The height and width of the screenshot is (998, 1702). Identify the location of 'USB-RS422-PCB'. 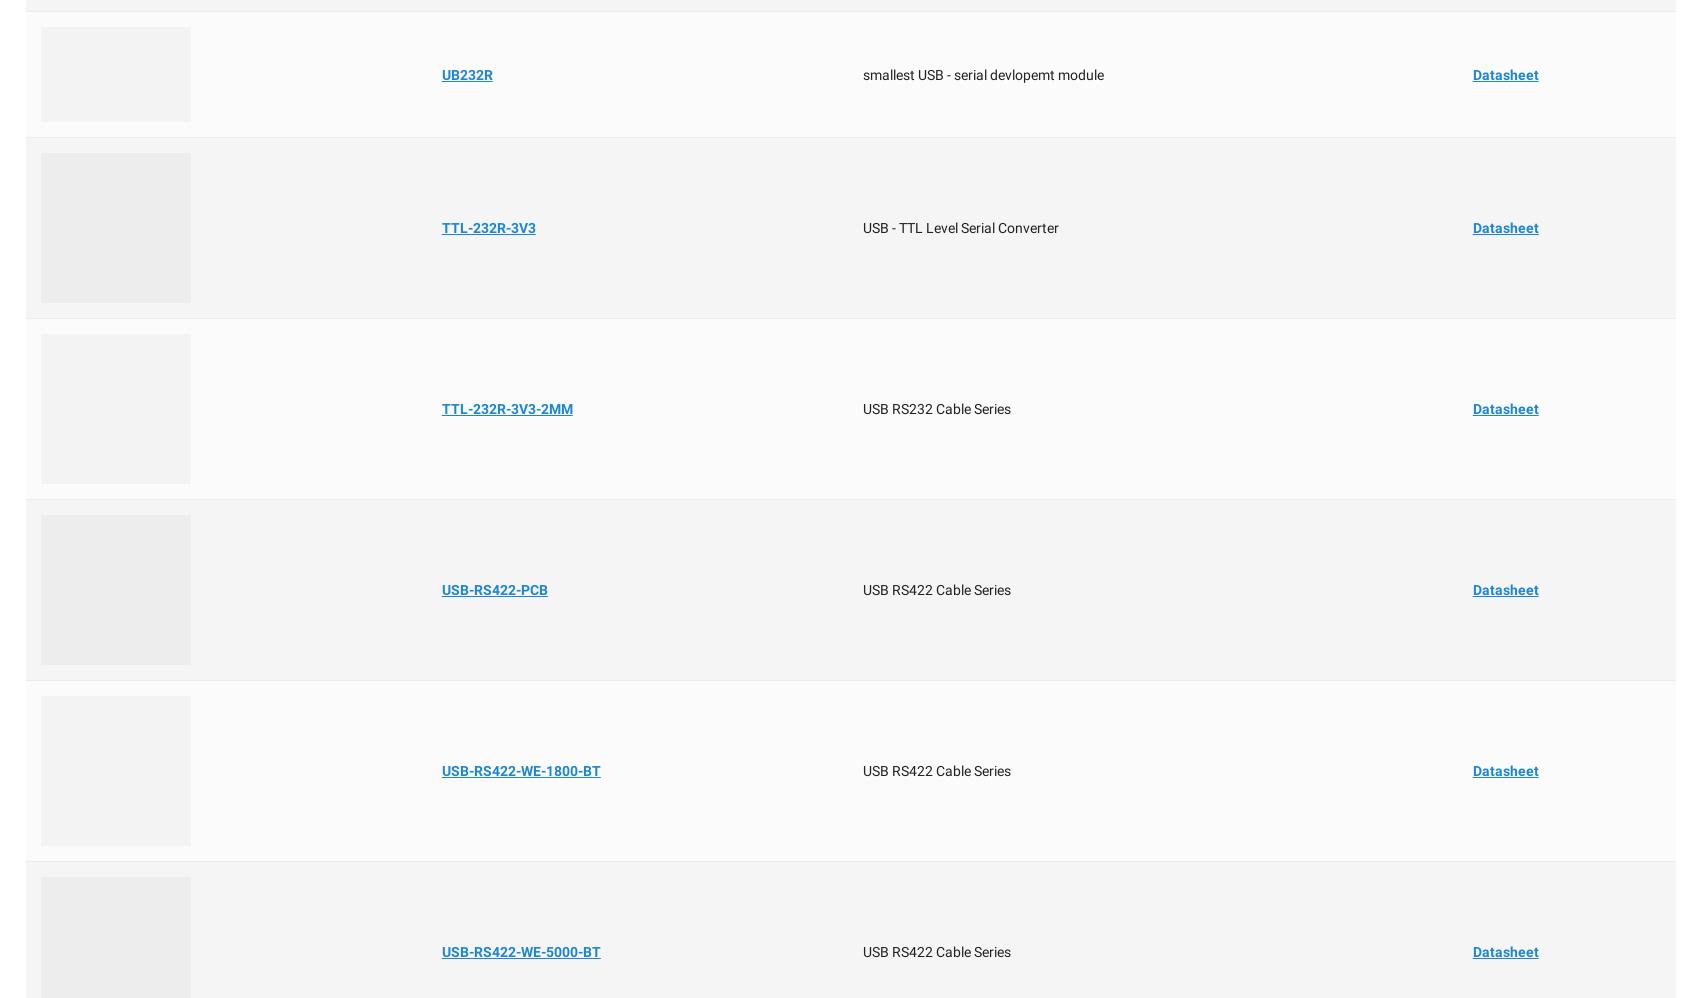
(492, 589).